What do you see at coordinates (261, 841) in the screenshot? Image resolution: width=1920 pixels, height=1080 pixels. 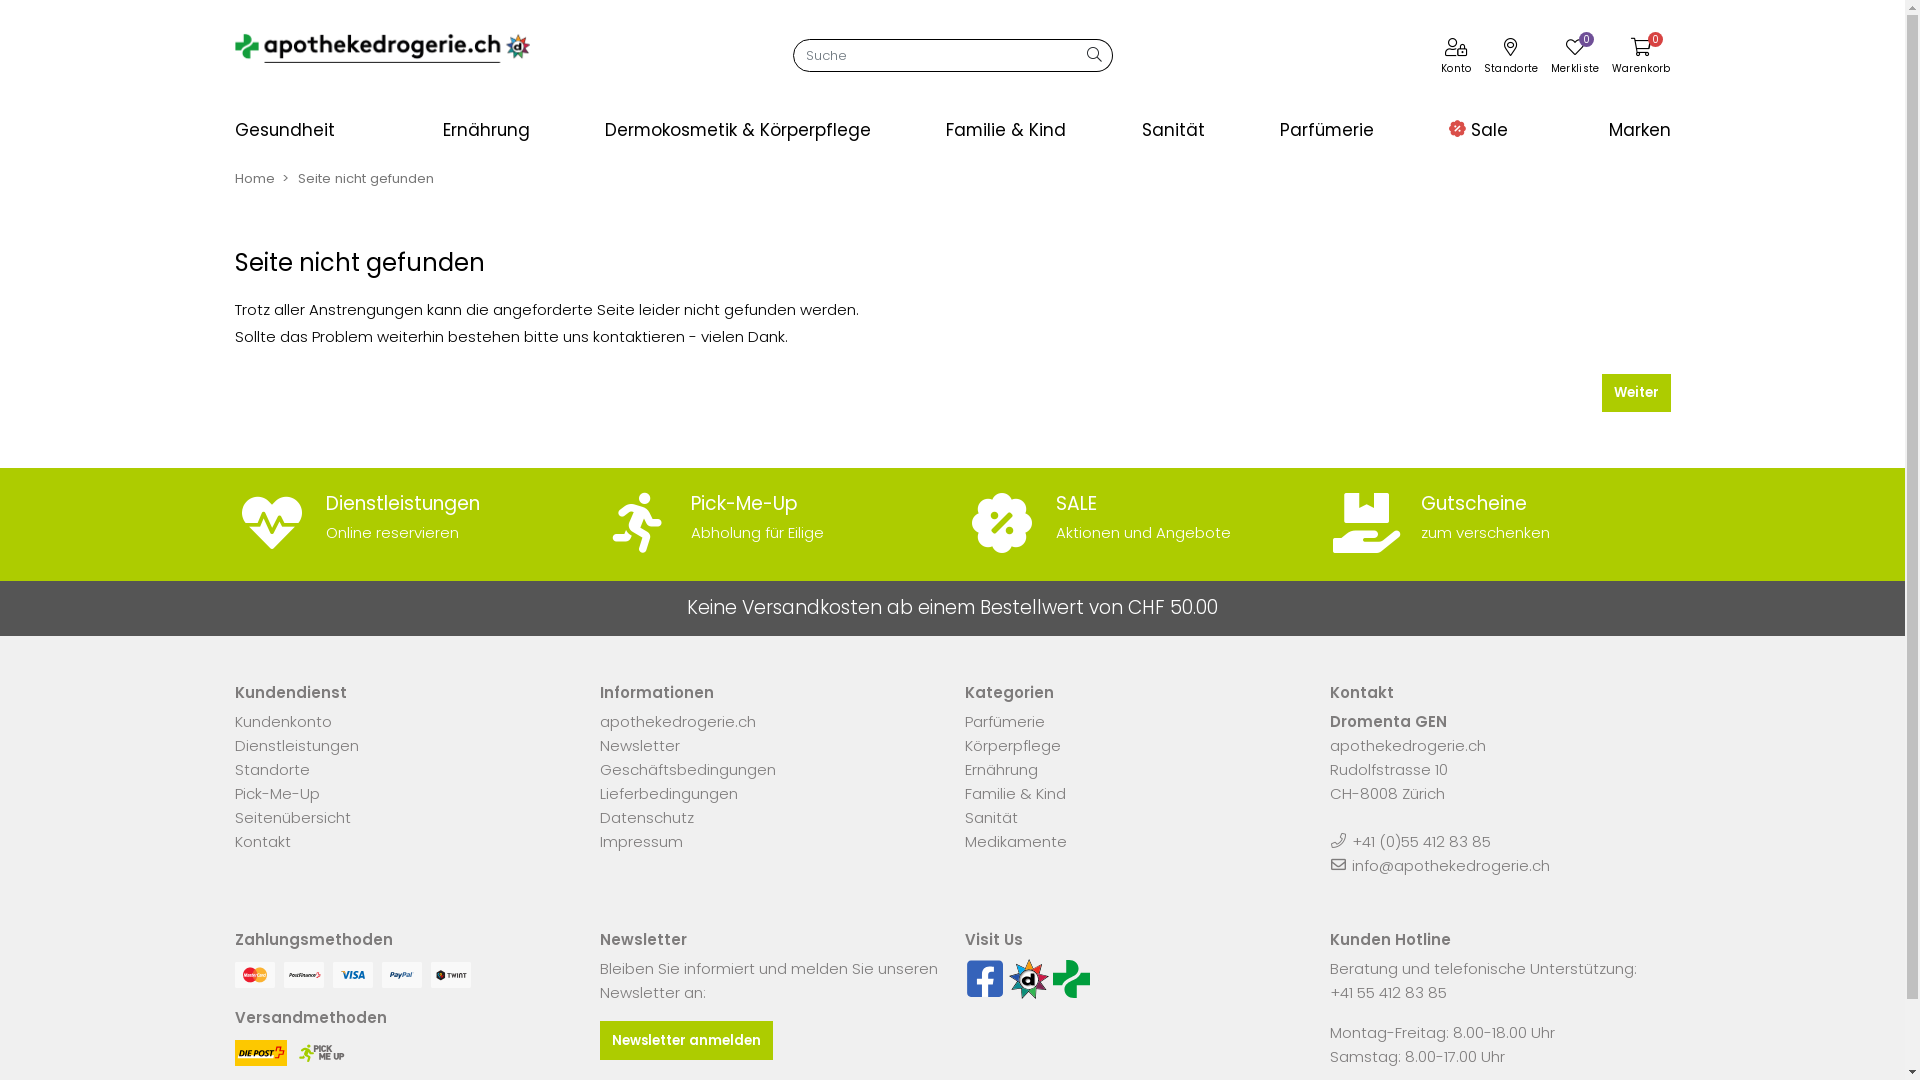 I see `'Kontakt'` at bounding box center [261, 841].